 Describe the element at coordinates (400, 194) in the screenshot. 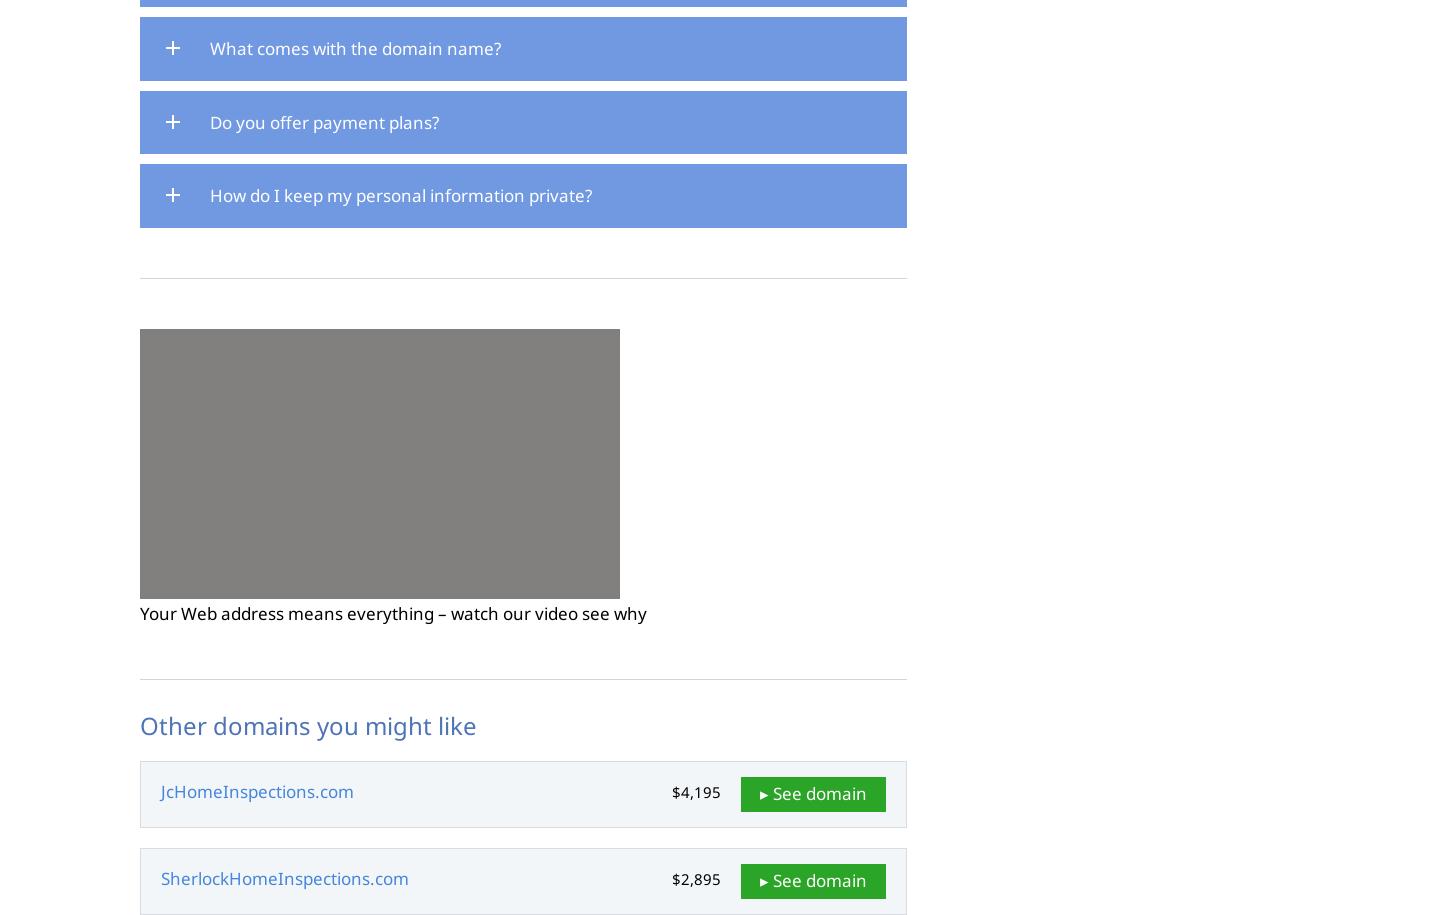

I see `'How do I keep my personal information private?'` at that location.